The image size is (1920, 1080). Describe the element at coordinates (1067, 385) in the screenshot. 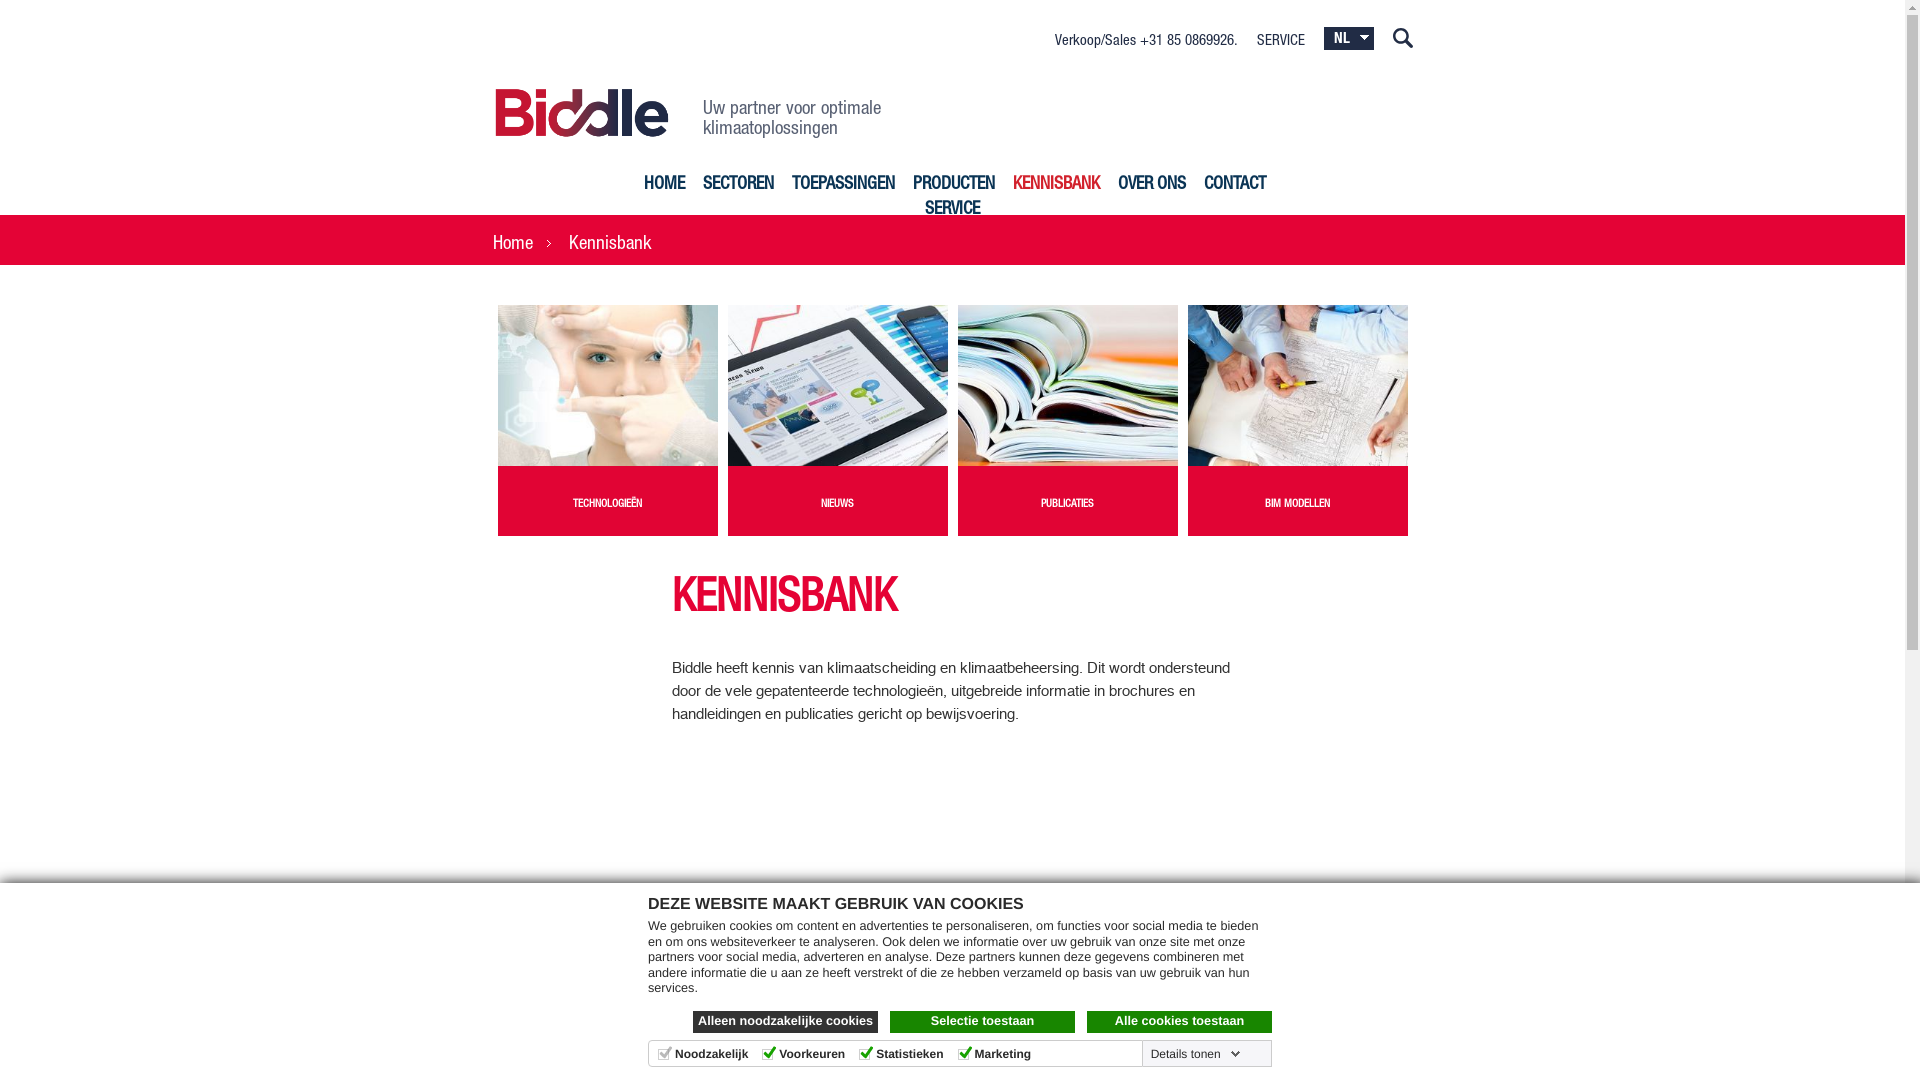

I see `'Diverse publicaties'` at that location.